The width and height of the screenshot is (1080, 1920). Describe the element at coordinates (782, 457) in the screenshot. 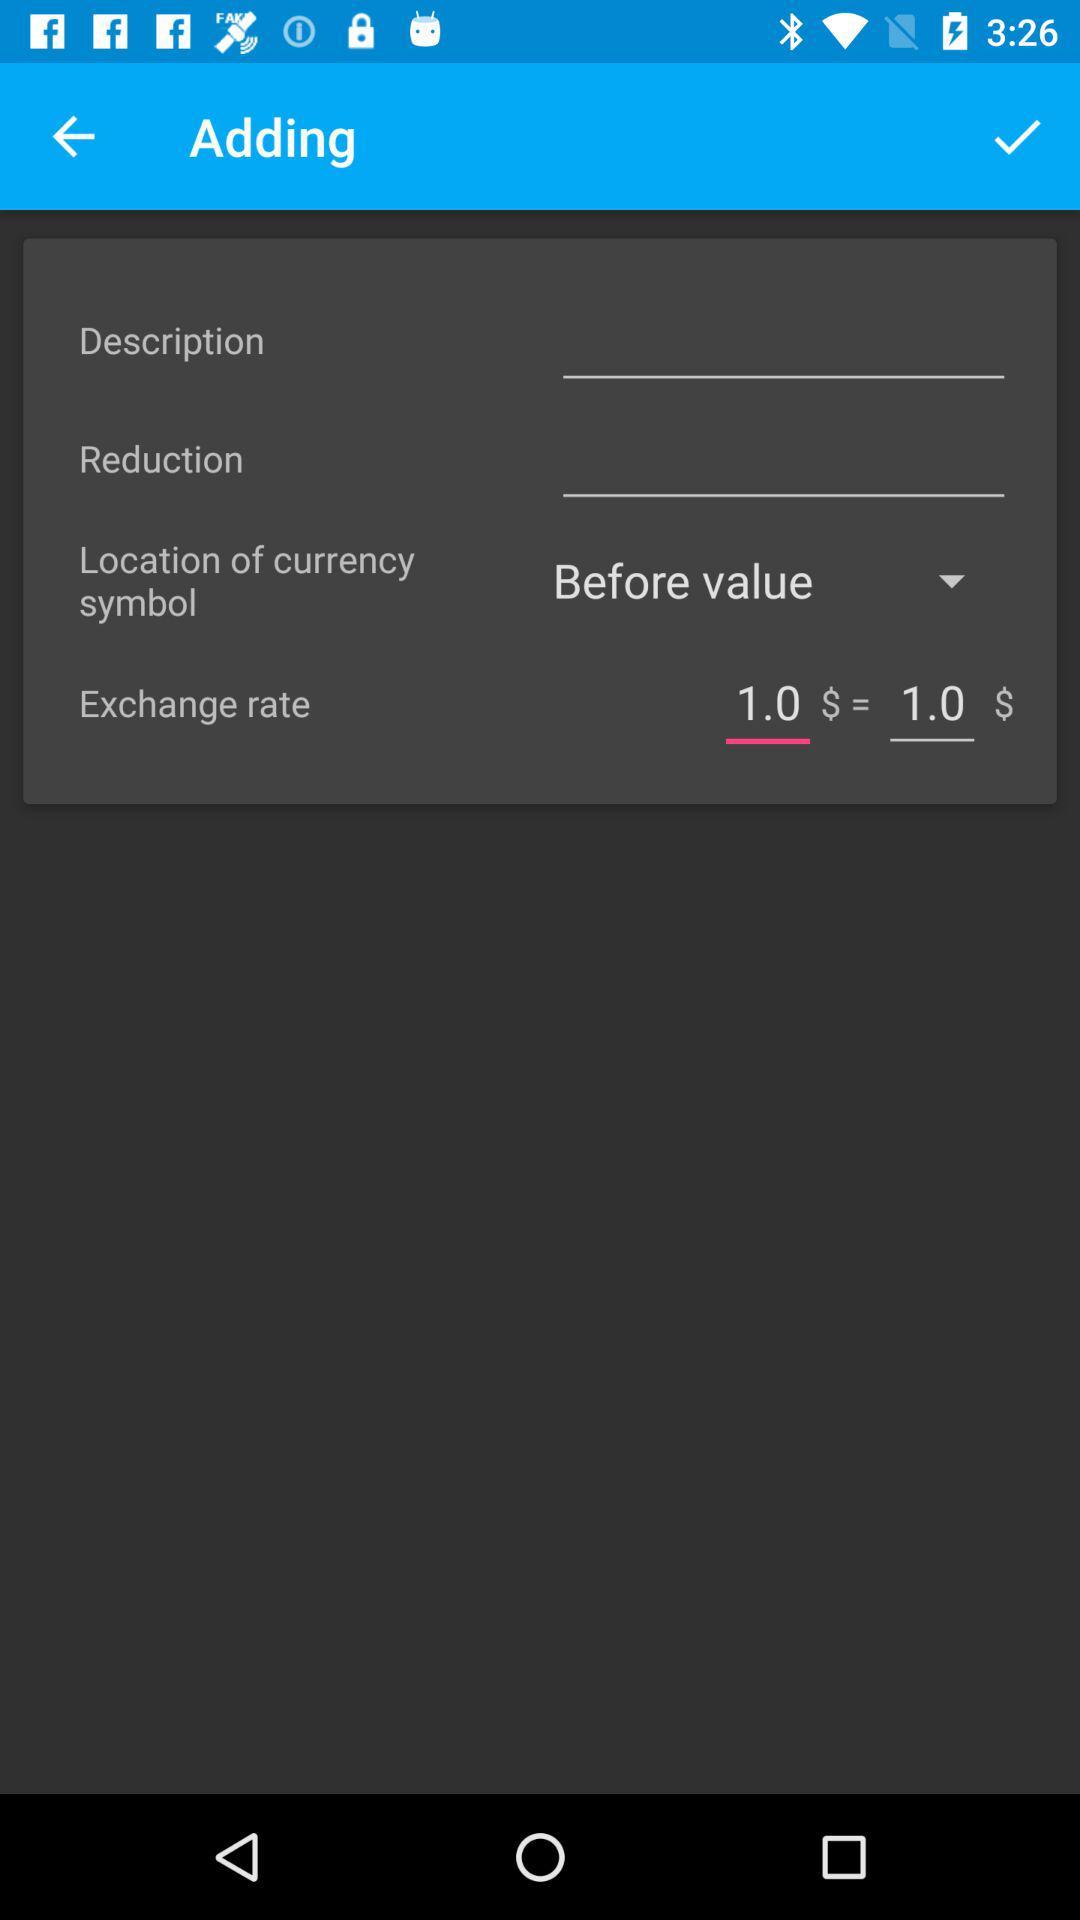

I see `input reduction value` at that location.